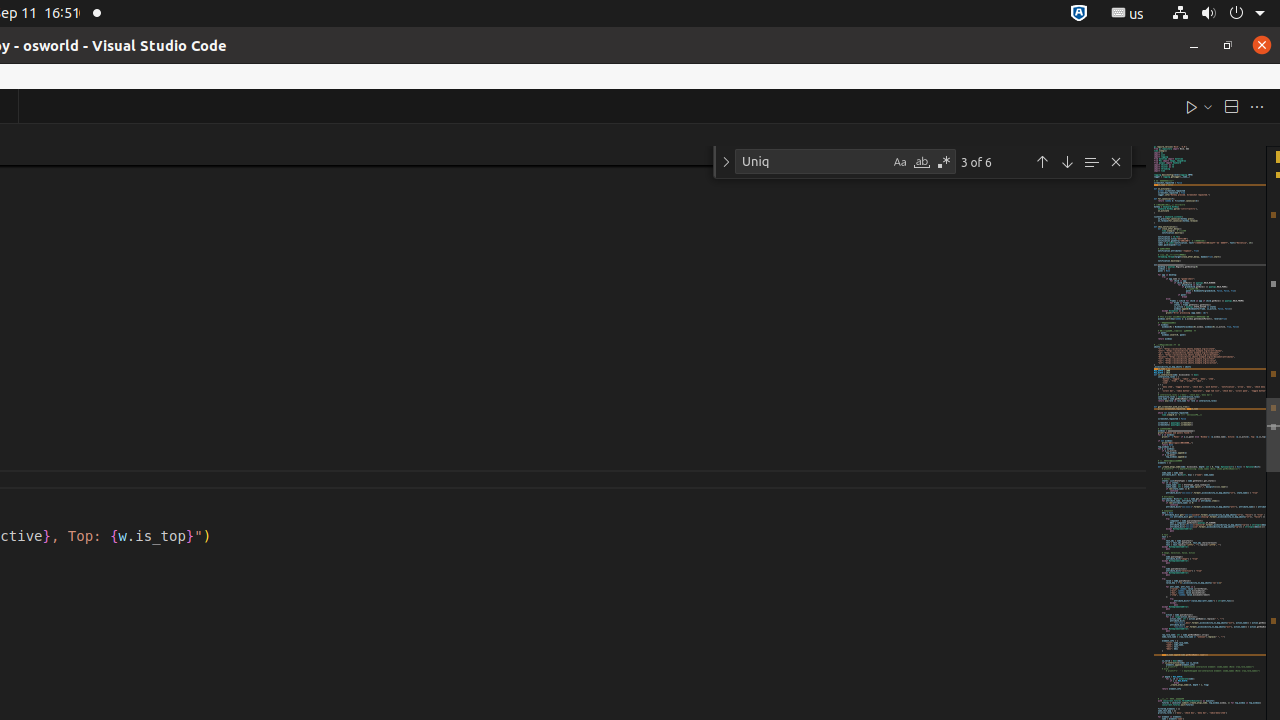 Image resolution: width=1280 pixels, height=720 pixels. I want to click on 'More Actions...', so click(1255, 106).